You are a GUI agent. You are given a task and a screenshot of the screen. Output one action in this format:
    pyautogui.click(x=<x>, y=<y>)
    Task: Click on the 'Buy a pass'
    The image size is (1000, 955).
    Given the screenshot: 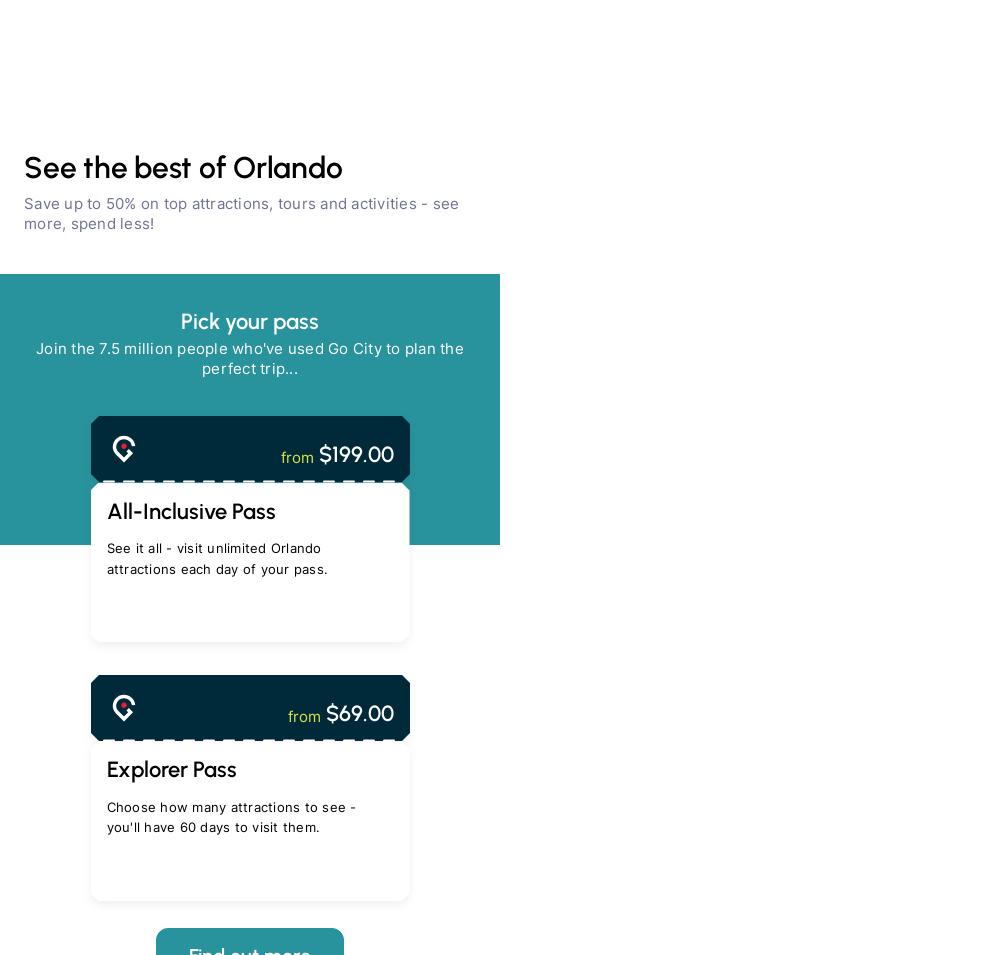 What is the action you would take?
    pyautogui.click(x=422, y=88)
    